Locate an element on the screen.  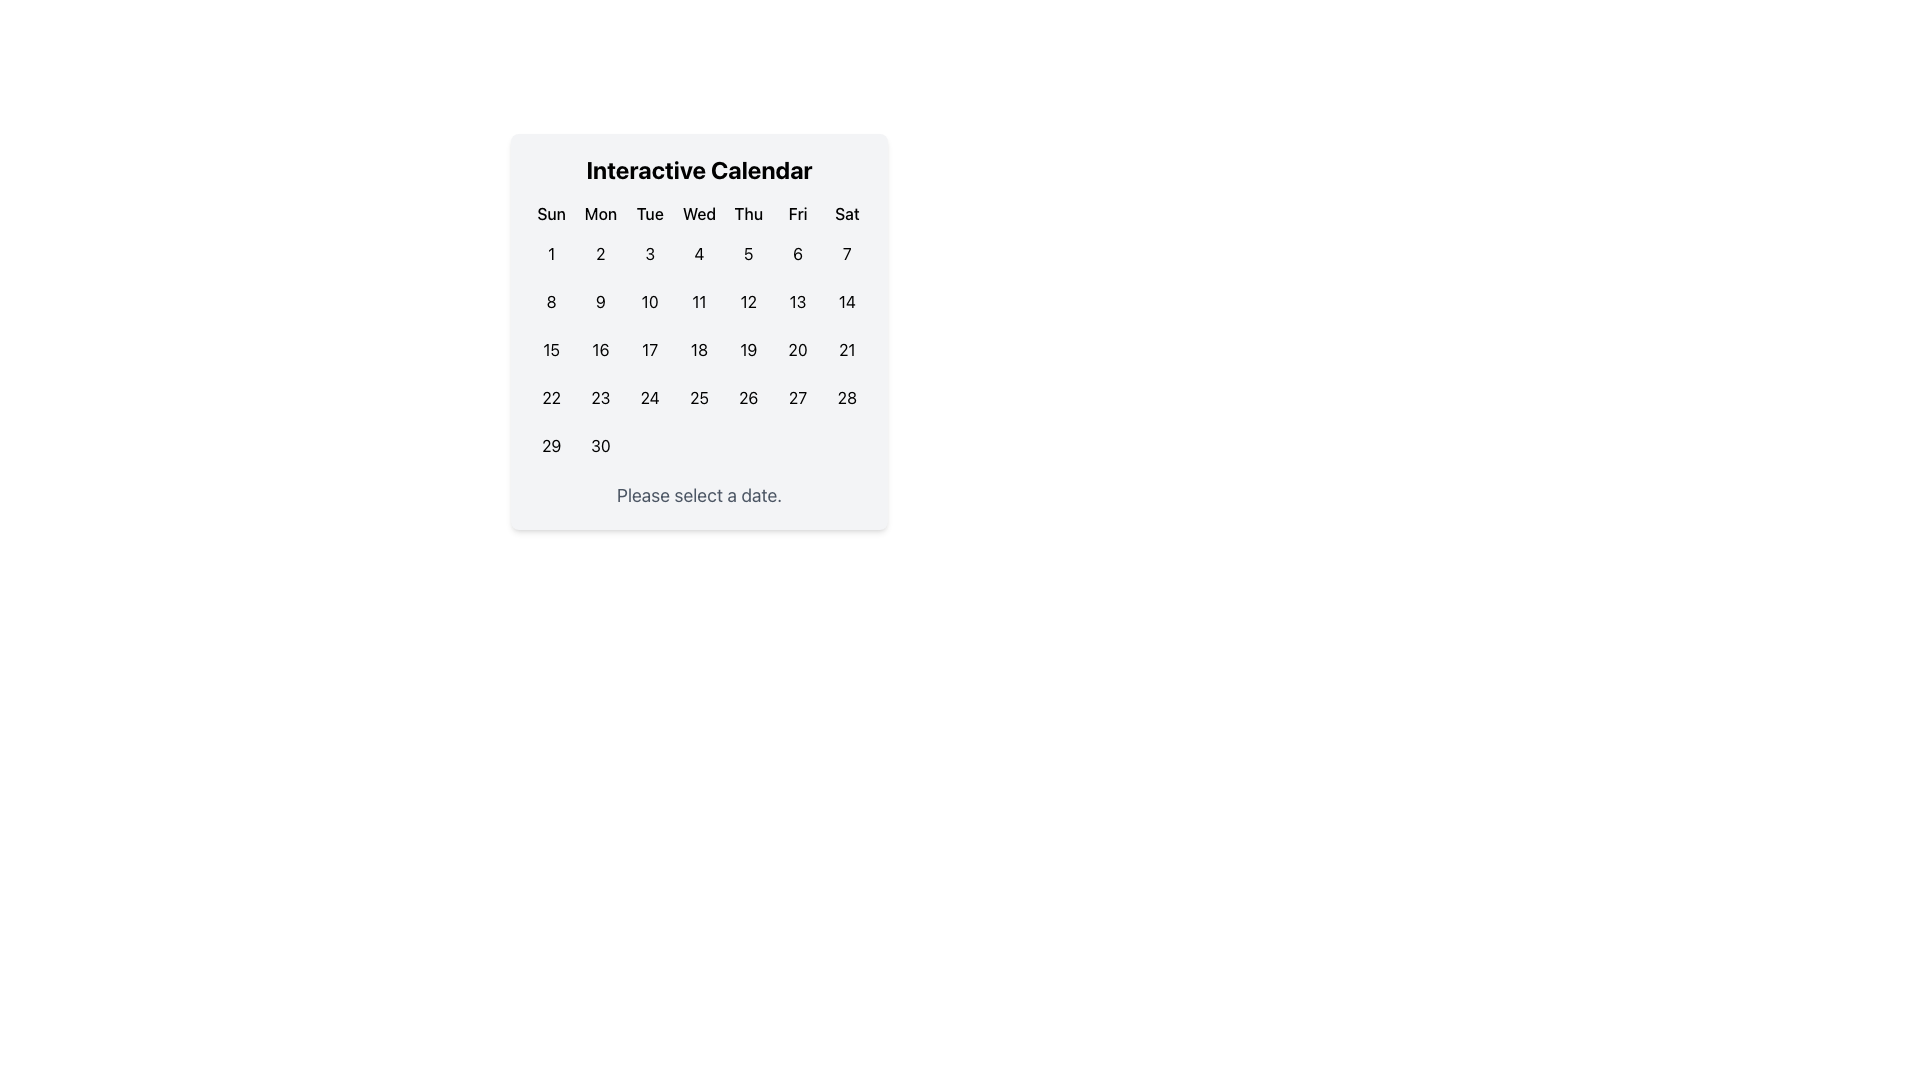
the selectable calendar date cell displaying the number '5' under the column labeled 'Thu' is located at coordinates (747, 253).